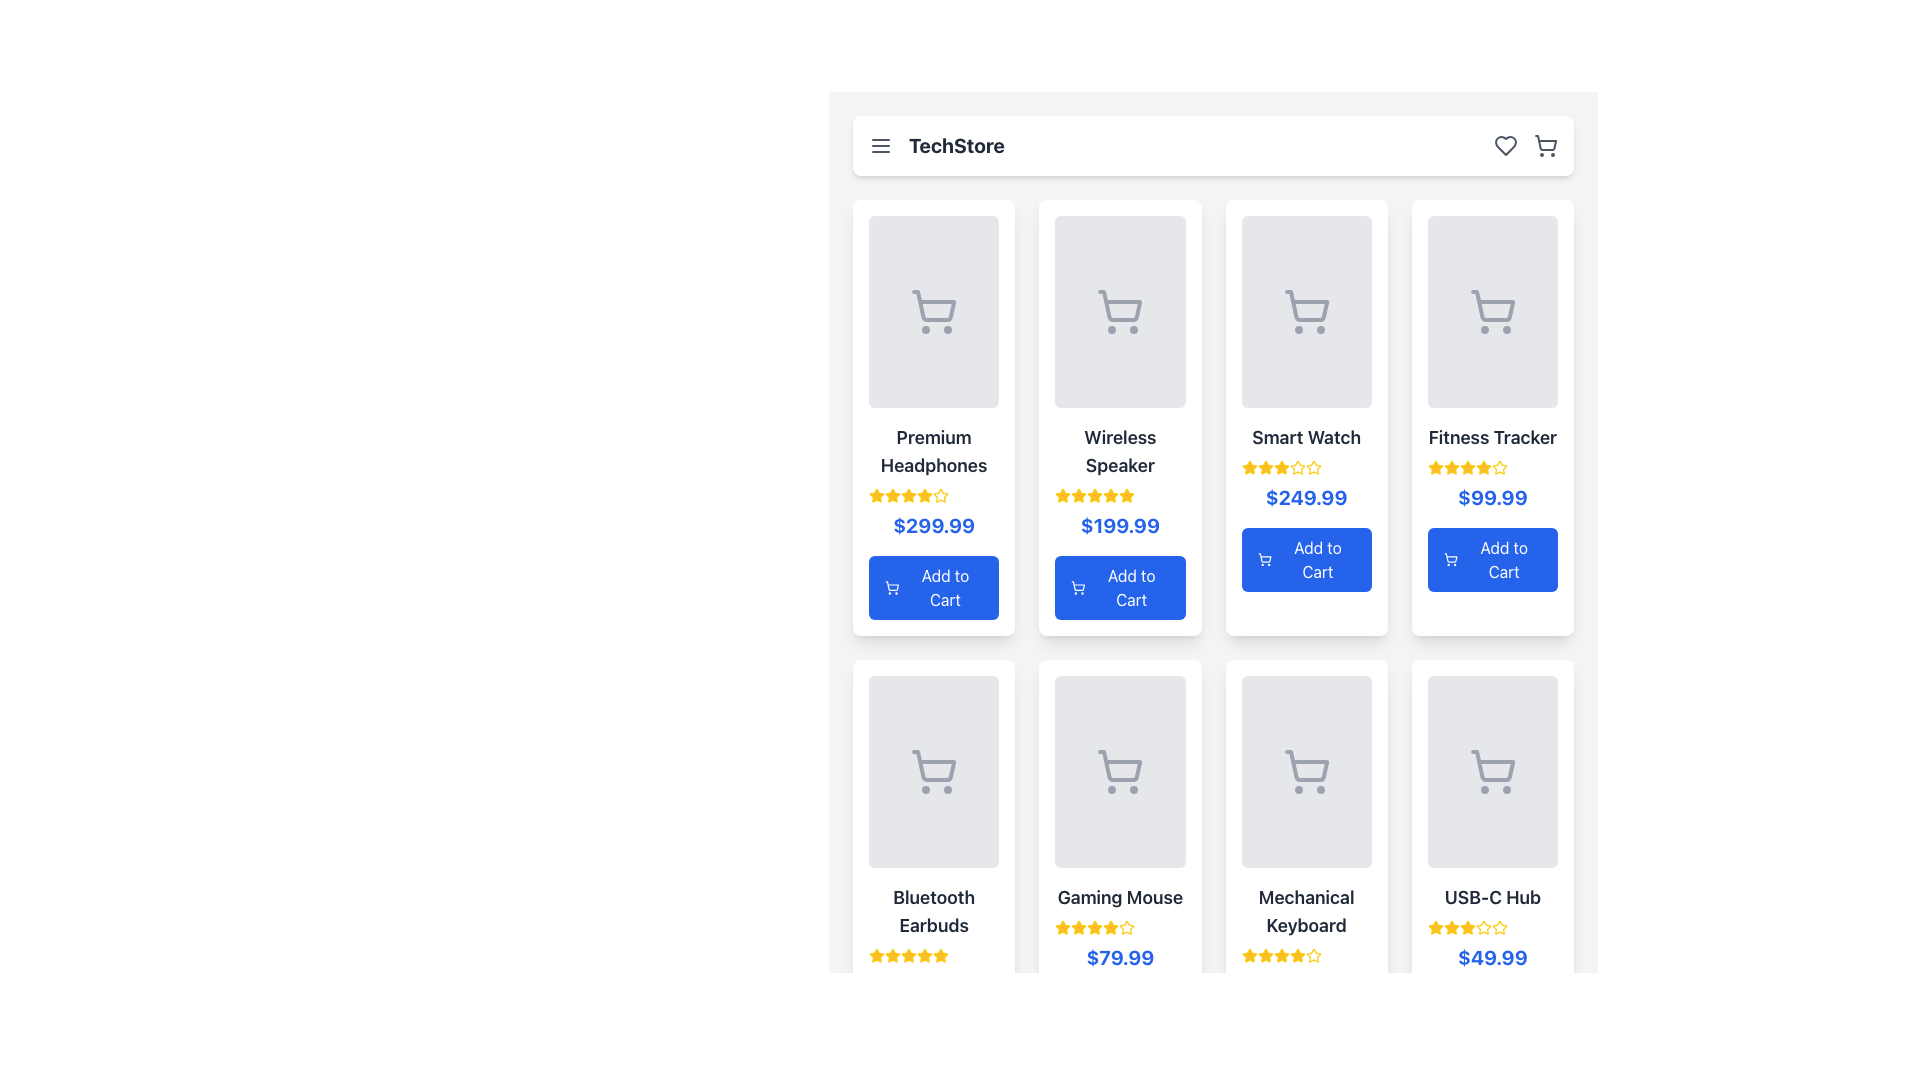 The height and width of the screenshot is (1080, 1920). I want to click on the third star icon in the 5-star rating system for the 'Fitness Tracker' product, so click(1451, 467).